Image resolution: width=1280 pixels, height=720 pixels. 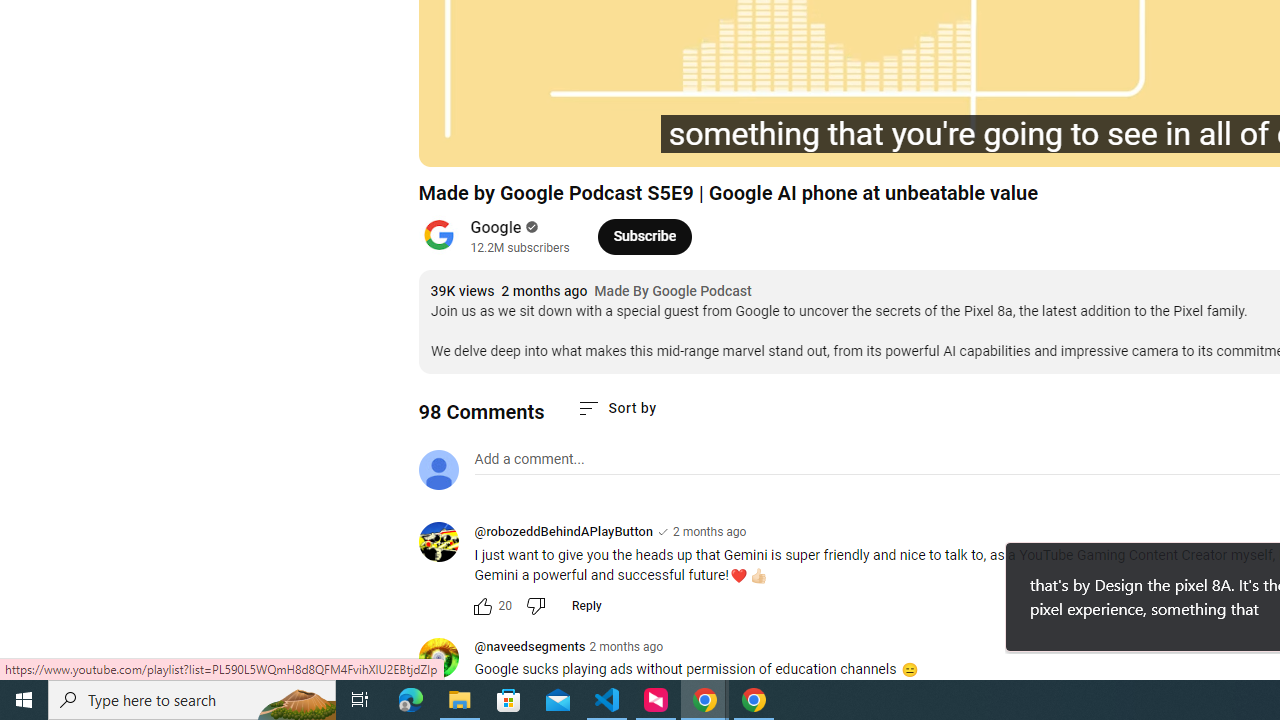 What do you see at coordinates (644, 235) in the screenshot?
I see `'Subscribe to Google.'` at bounding box center [644, 235].